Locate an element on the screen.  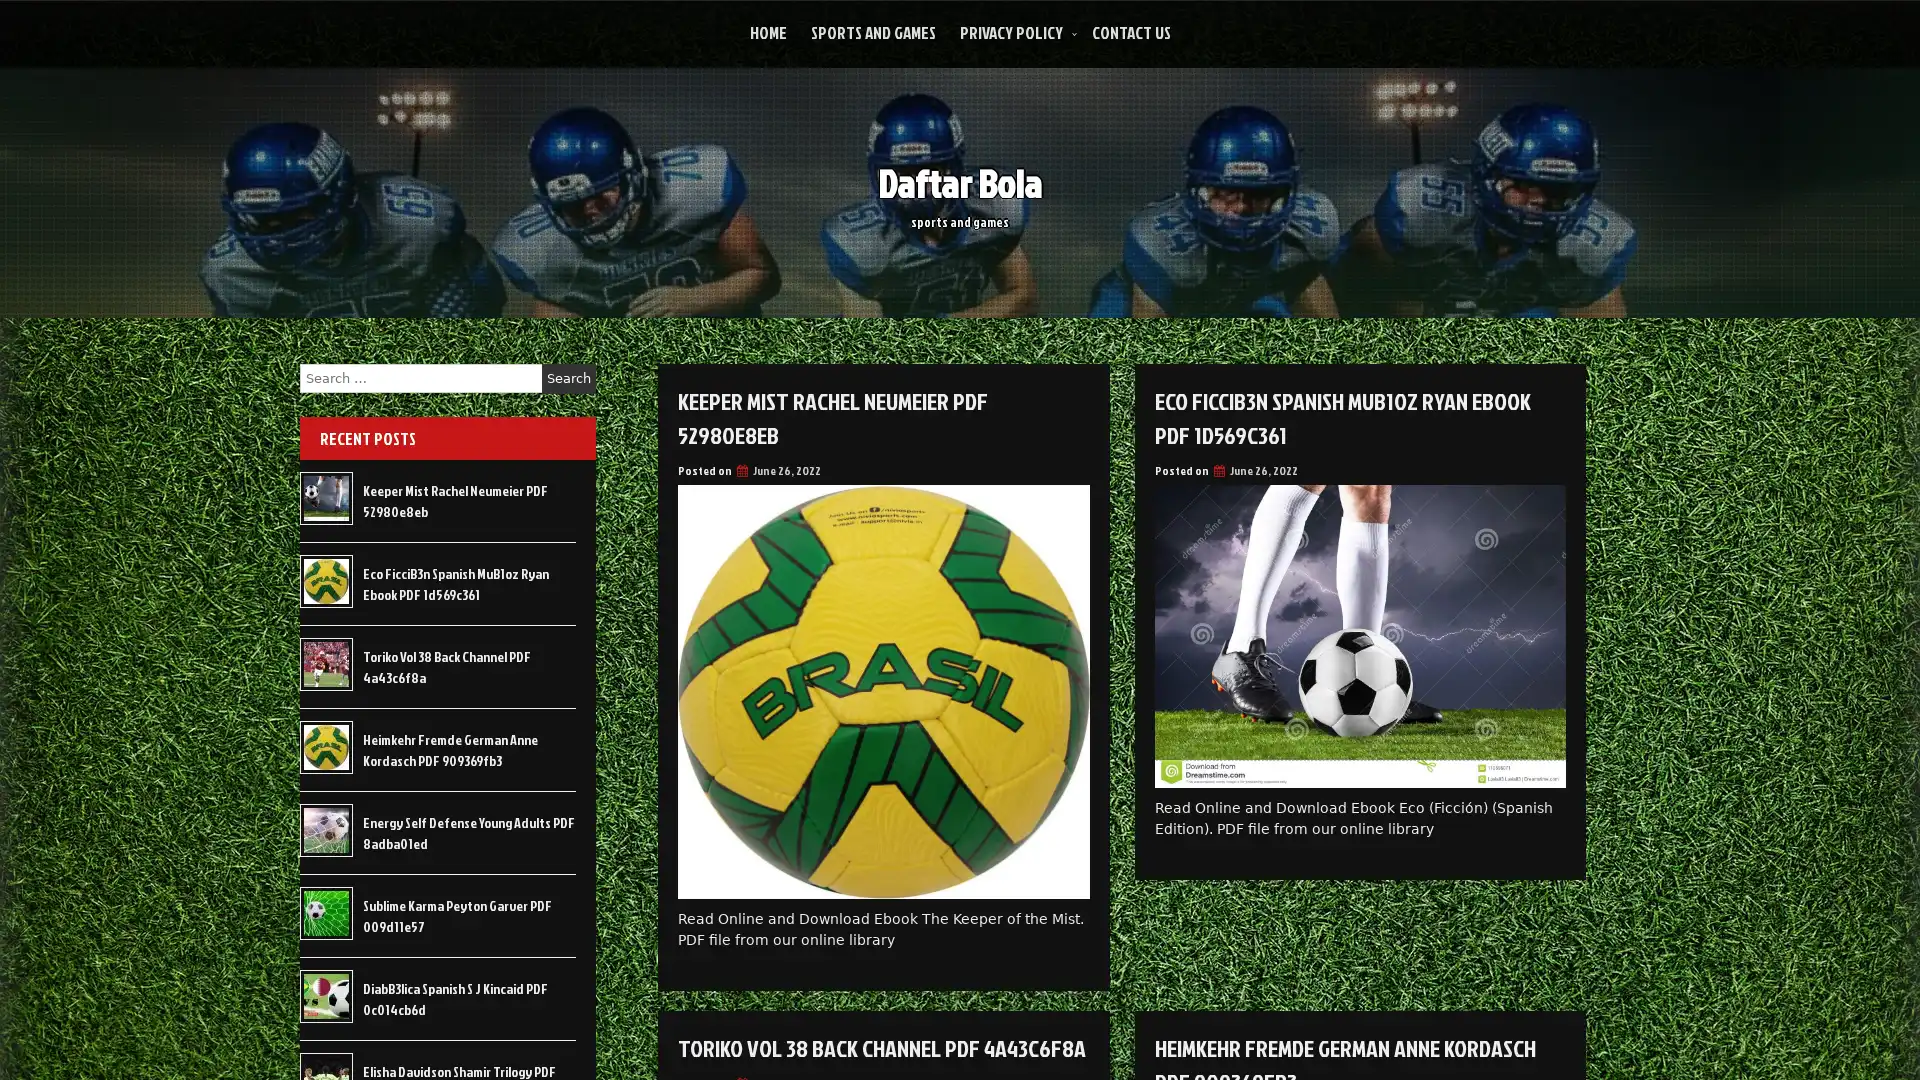
Search is located at coordinates (568, 378).